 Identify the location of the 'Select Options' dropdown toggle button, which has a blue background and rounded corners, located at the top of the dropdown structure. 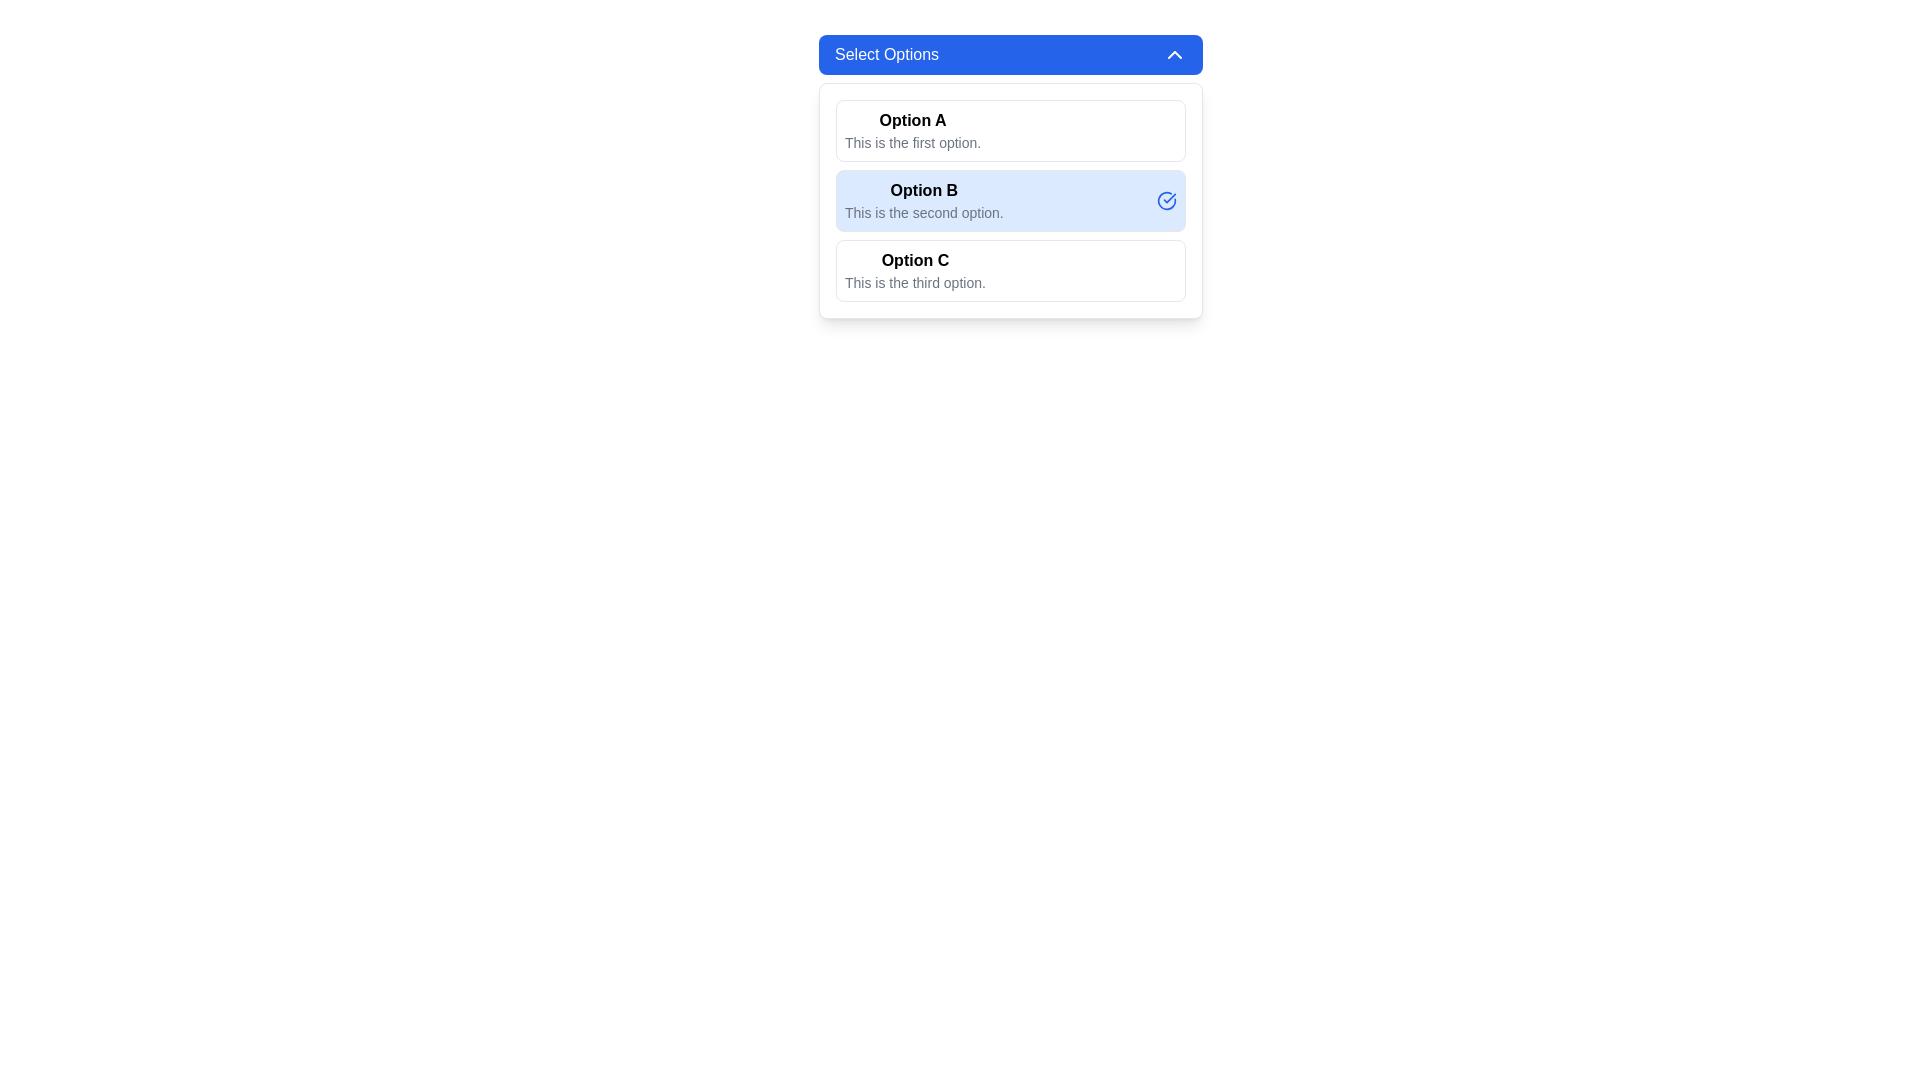
(1011, 53).